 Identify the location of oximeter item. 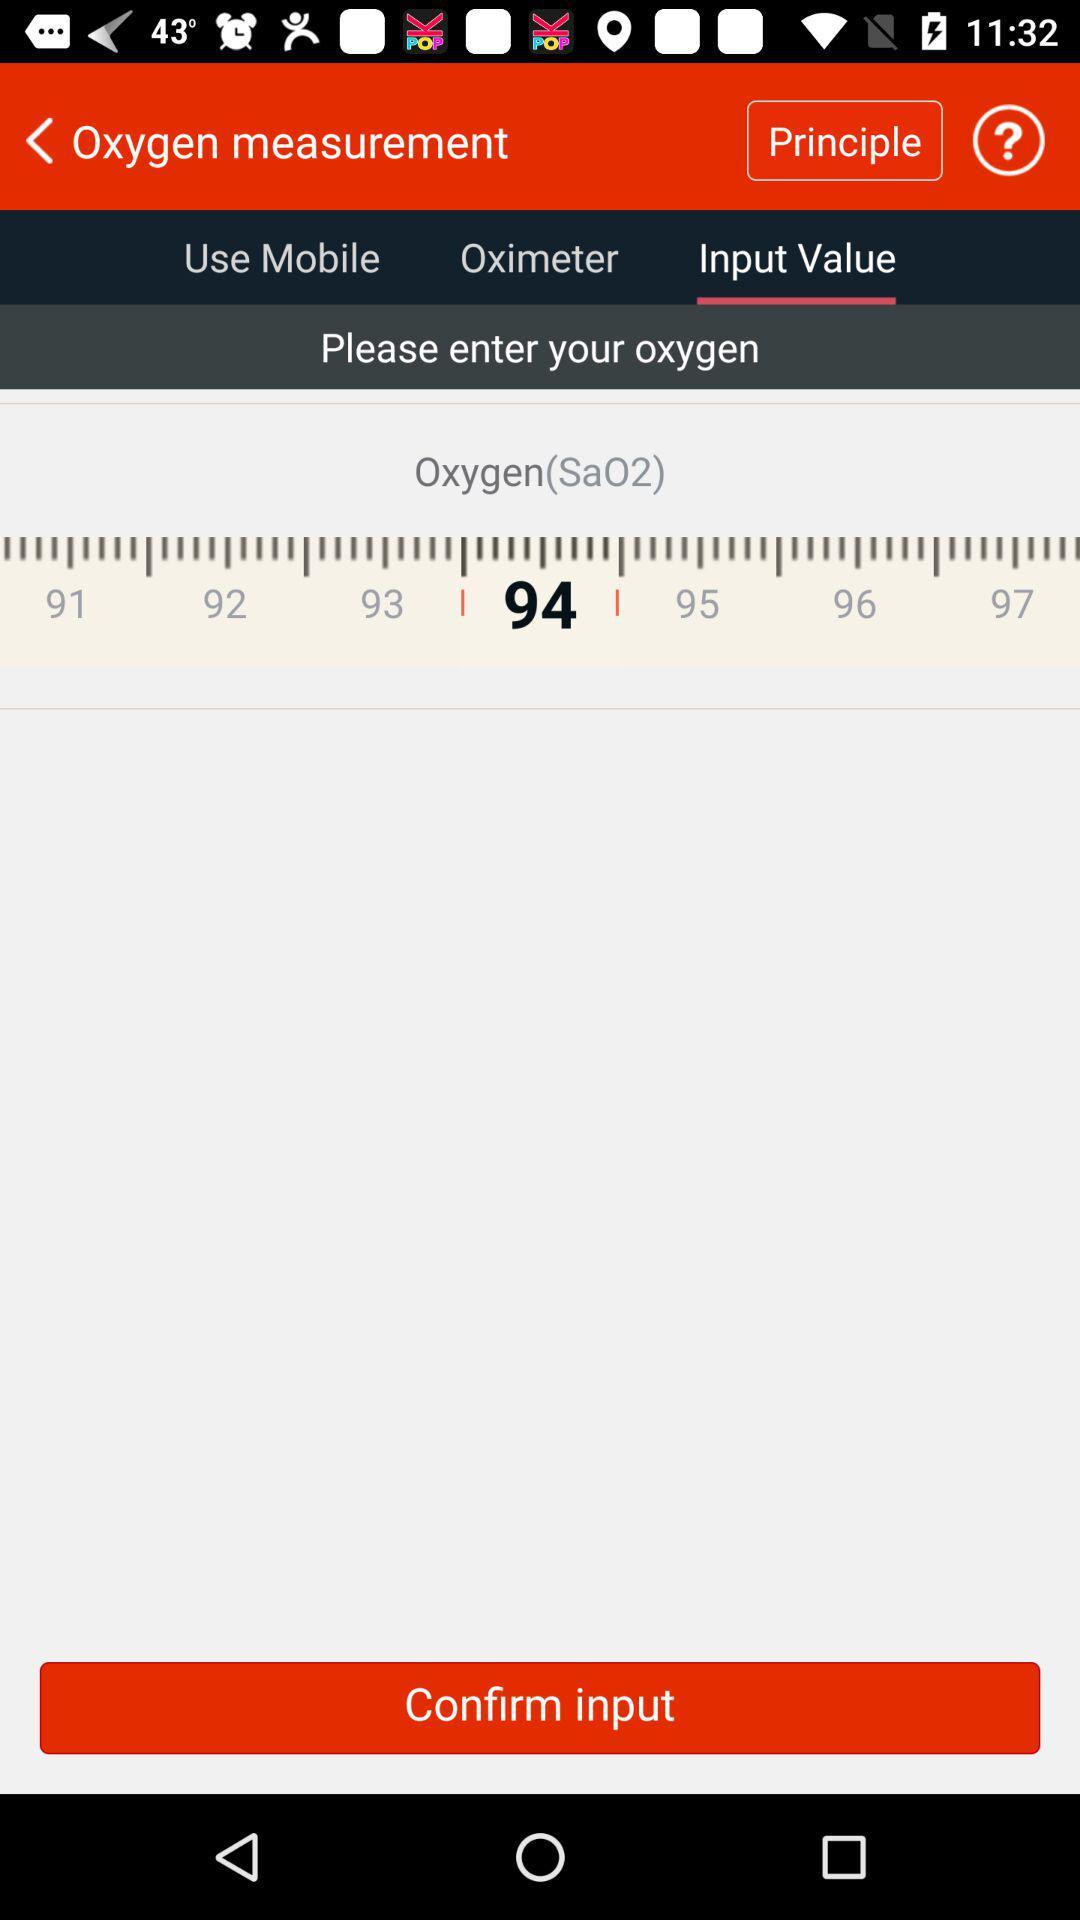
(538, 256).